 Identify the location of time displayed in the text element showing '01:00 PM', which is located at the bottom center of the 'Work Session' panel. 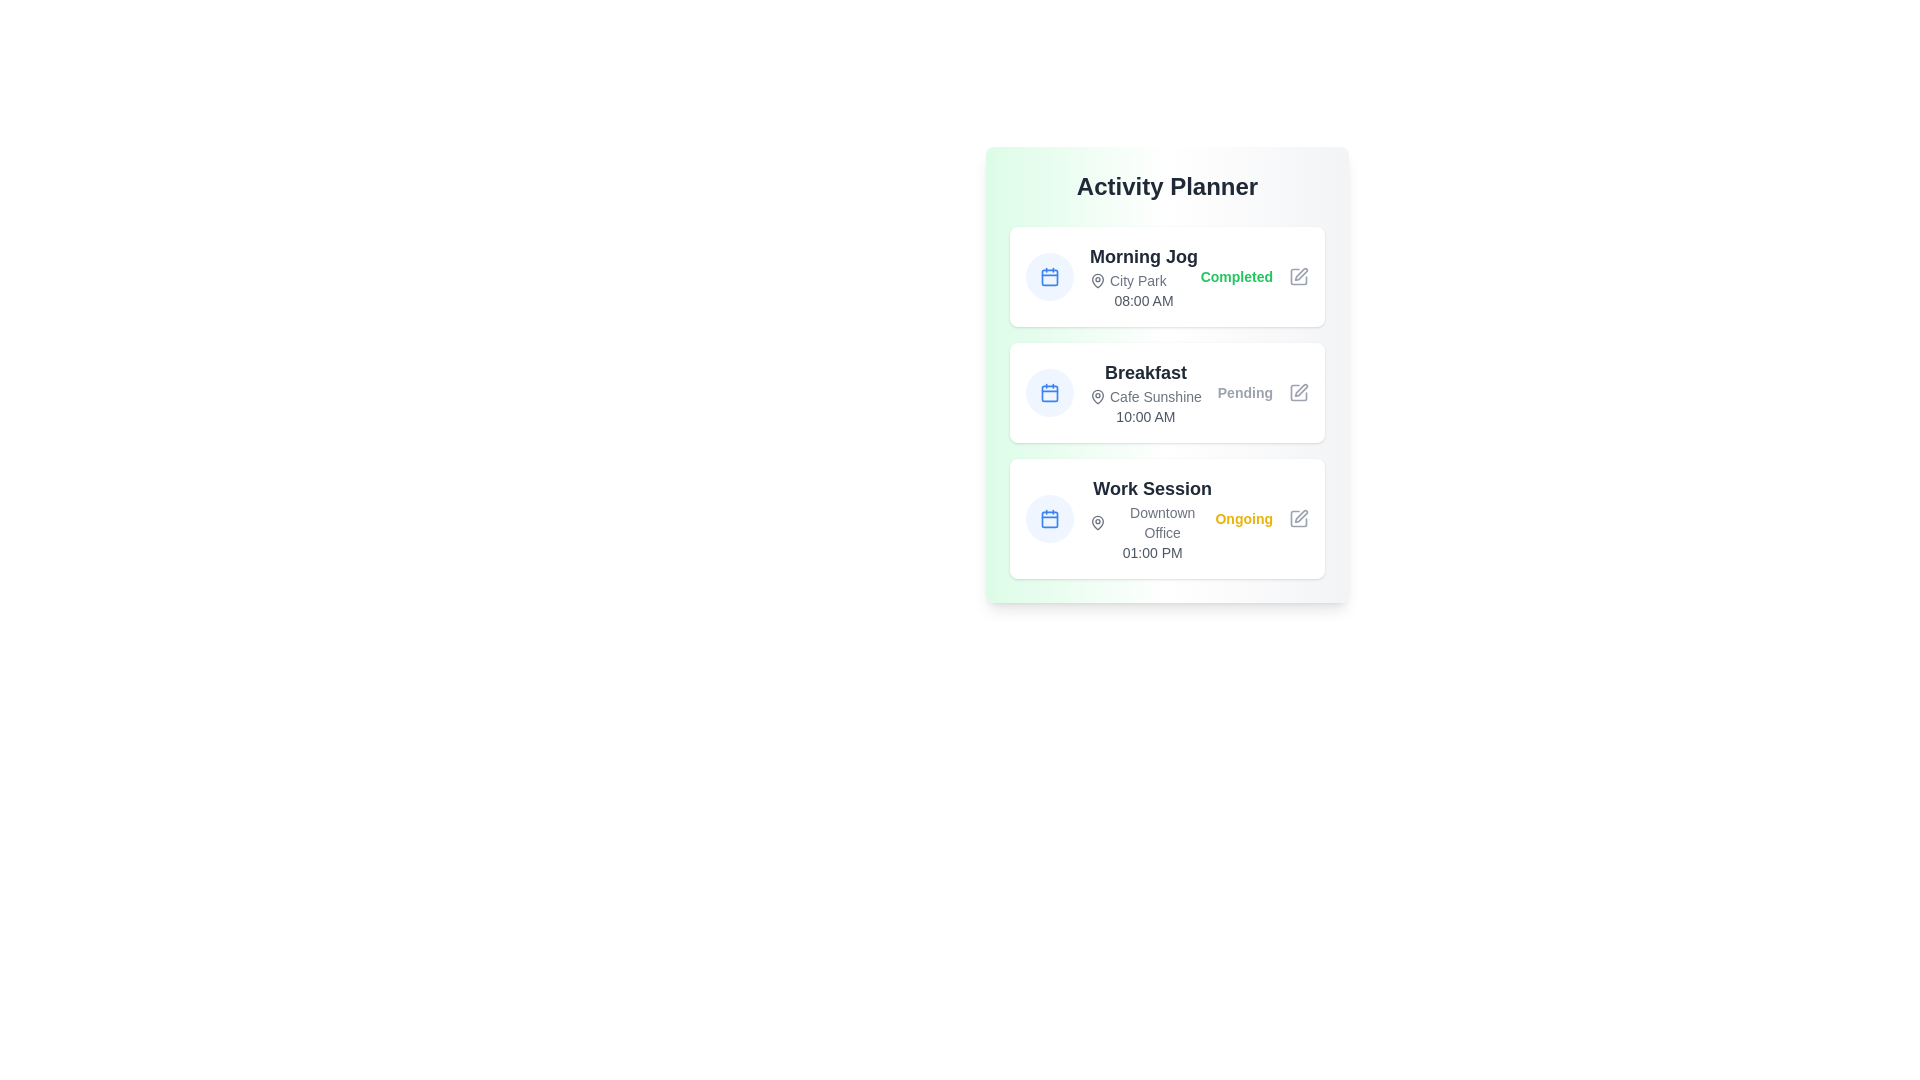
(1152, 552).